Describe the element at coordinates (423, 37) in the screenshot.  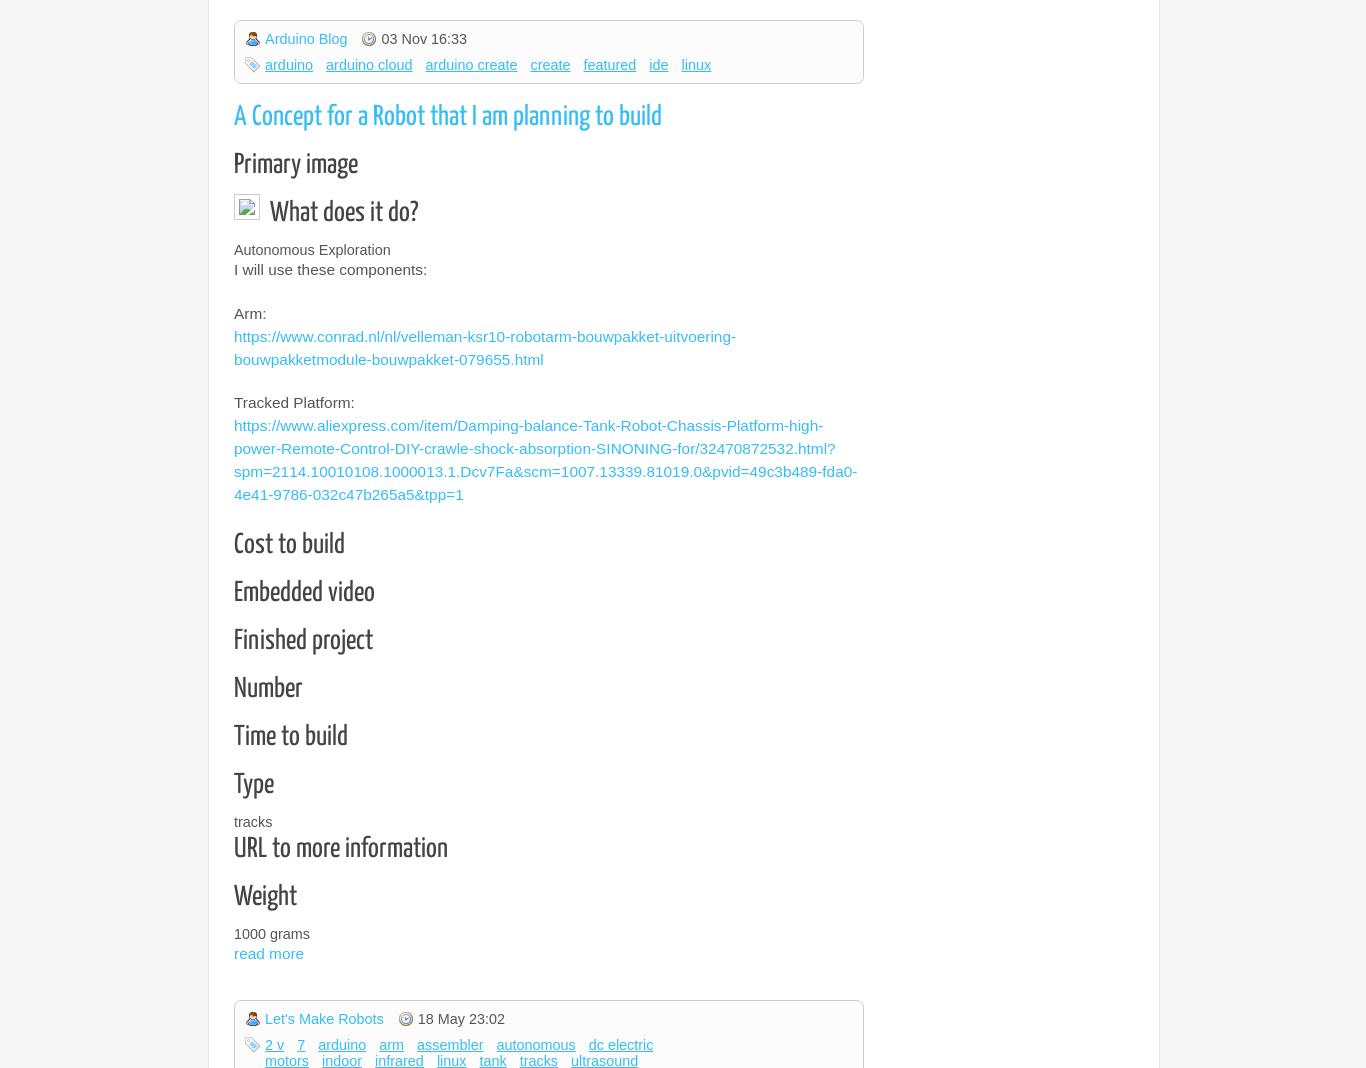
I see `'03 Nov 16:33'` at that location.